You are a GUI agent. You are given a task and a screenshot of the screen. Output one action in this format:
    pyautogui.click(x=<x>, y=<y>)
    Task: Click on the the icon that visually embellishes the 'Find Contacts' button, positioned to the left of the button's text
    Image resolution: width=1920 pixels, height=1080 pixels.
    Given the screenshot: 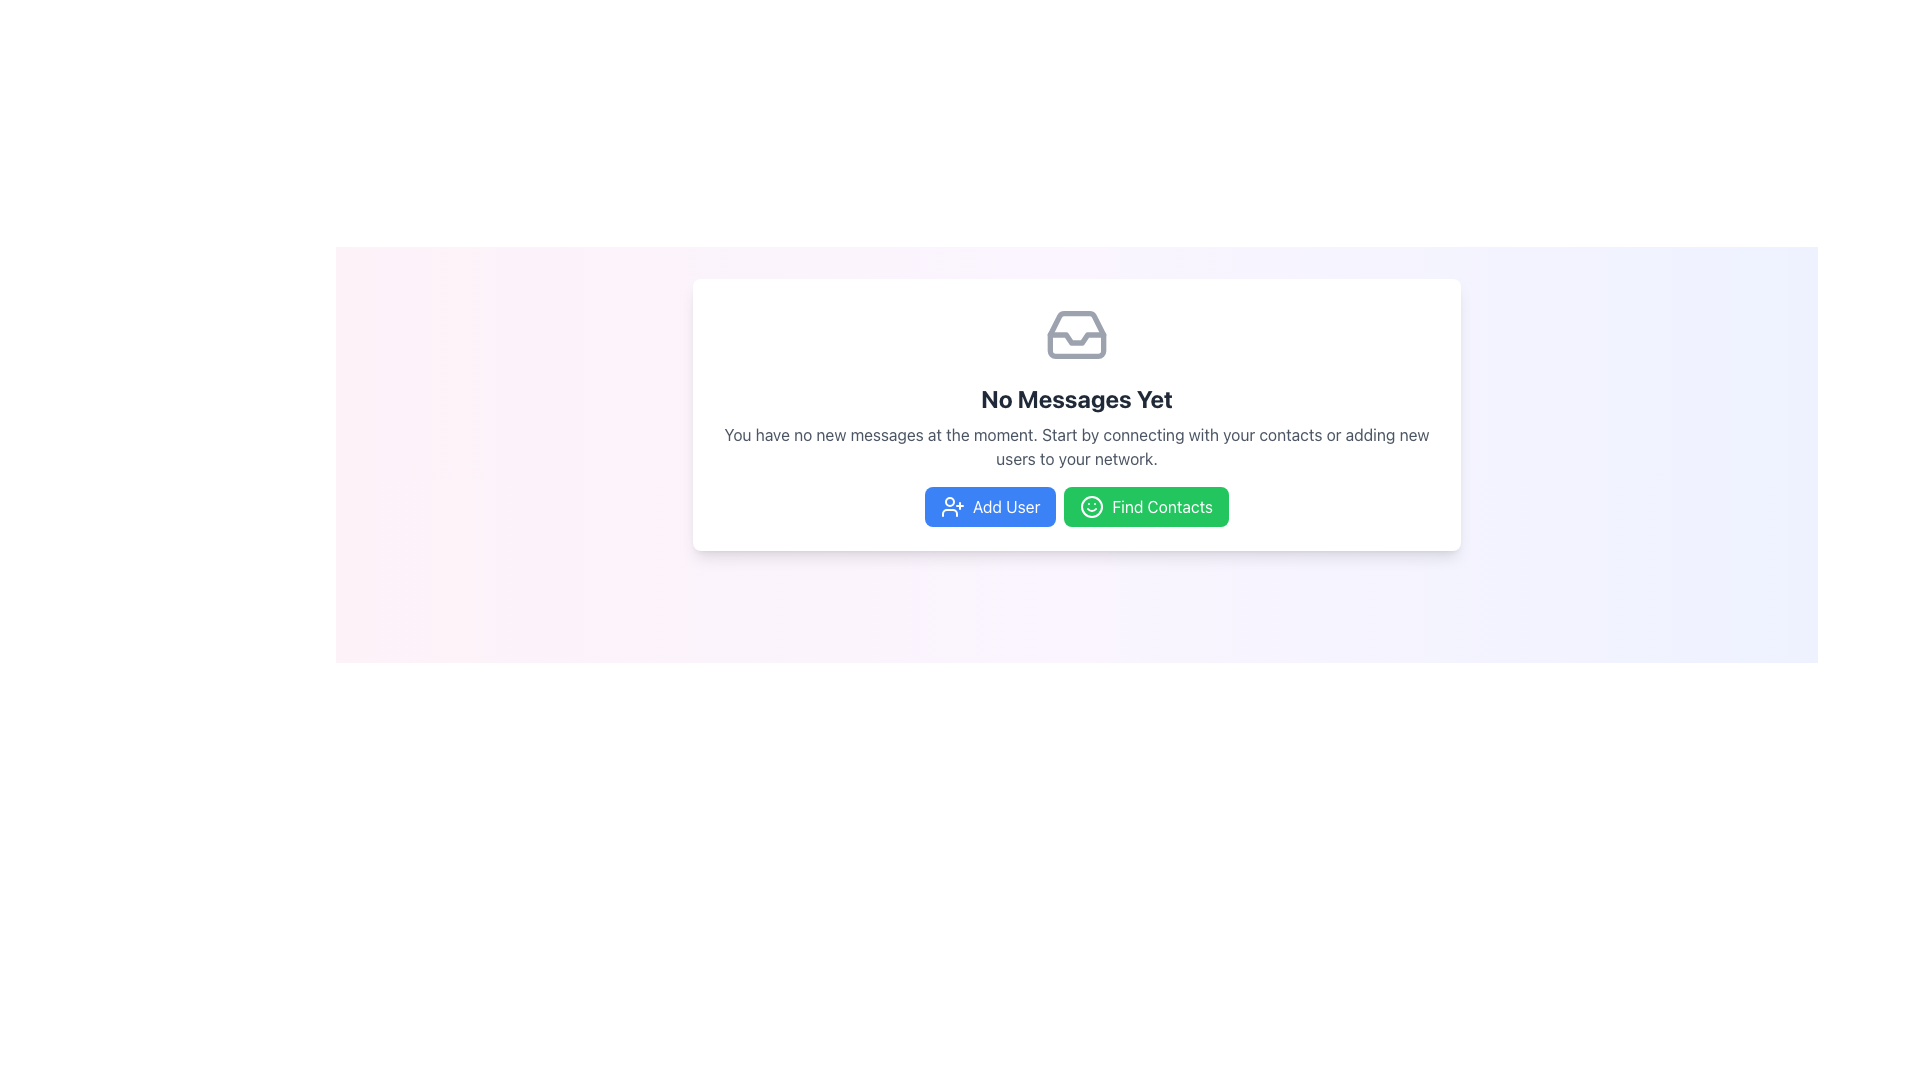 What is the action you would take?
    pyautogui.click(x=1091, y=505)
    